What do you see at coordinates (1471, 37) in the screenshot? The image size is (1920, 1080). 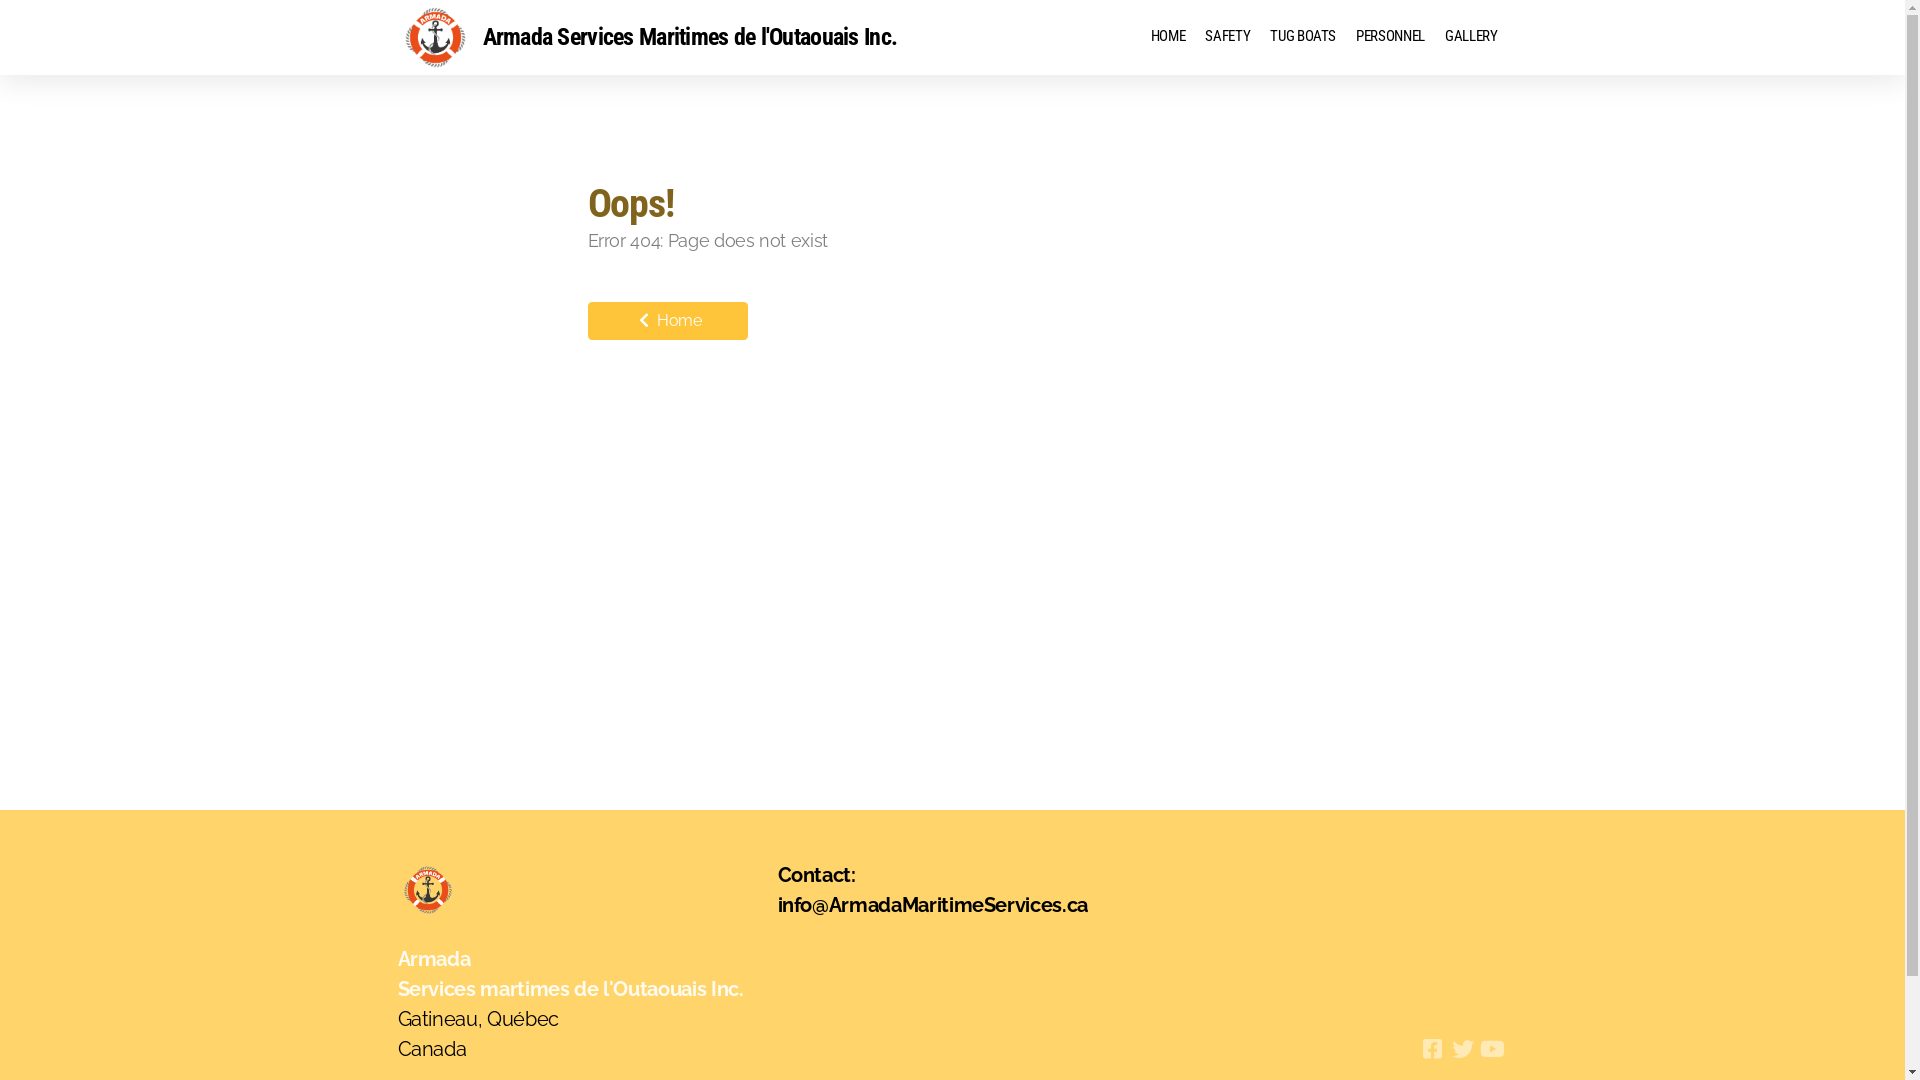 I see `'GALLERY'` at bounding box center [1471, 37].